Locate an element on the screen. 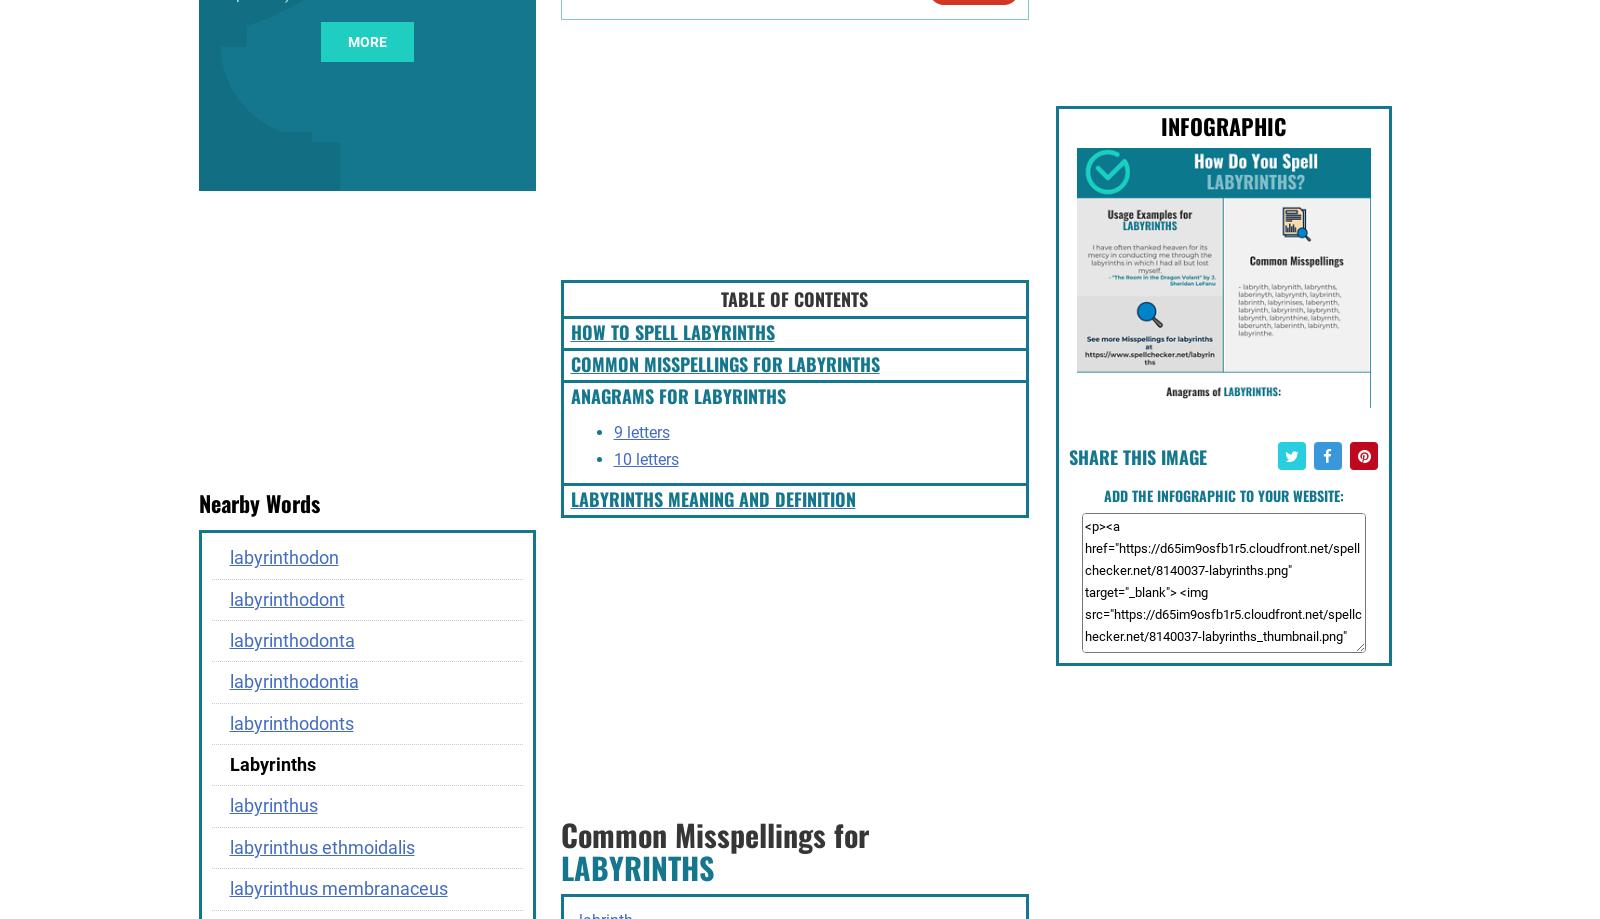 This screenshot has height=919, width=1600. 'LABYRINTHS' is located at coordinates (636, 866).